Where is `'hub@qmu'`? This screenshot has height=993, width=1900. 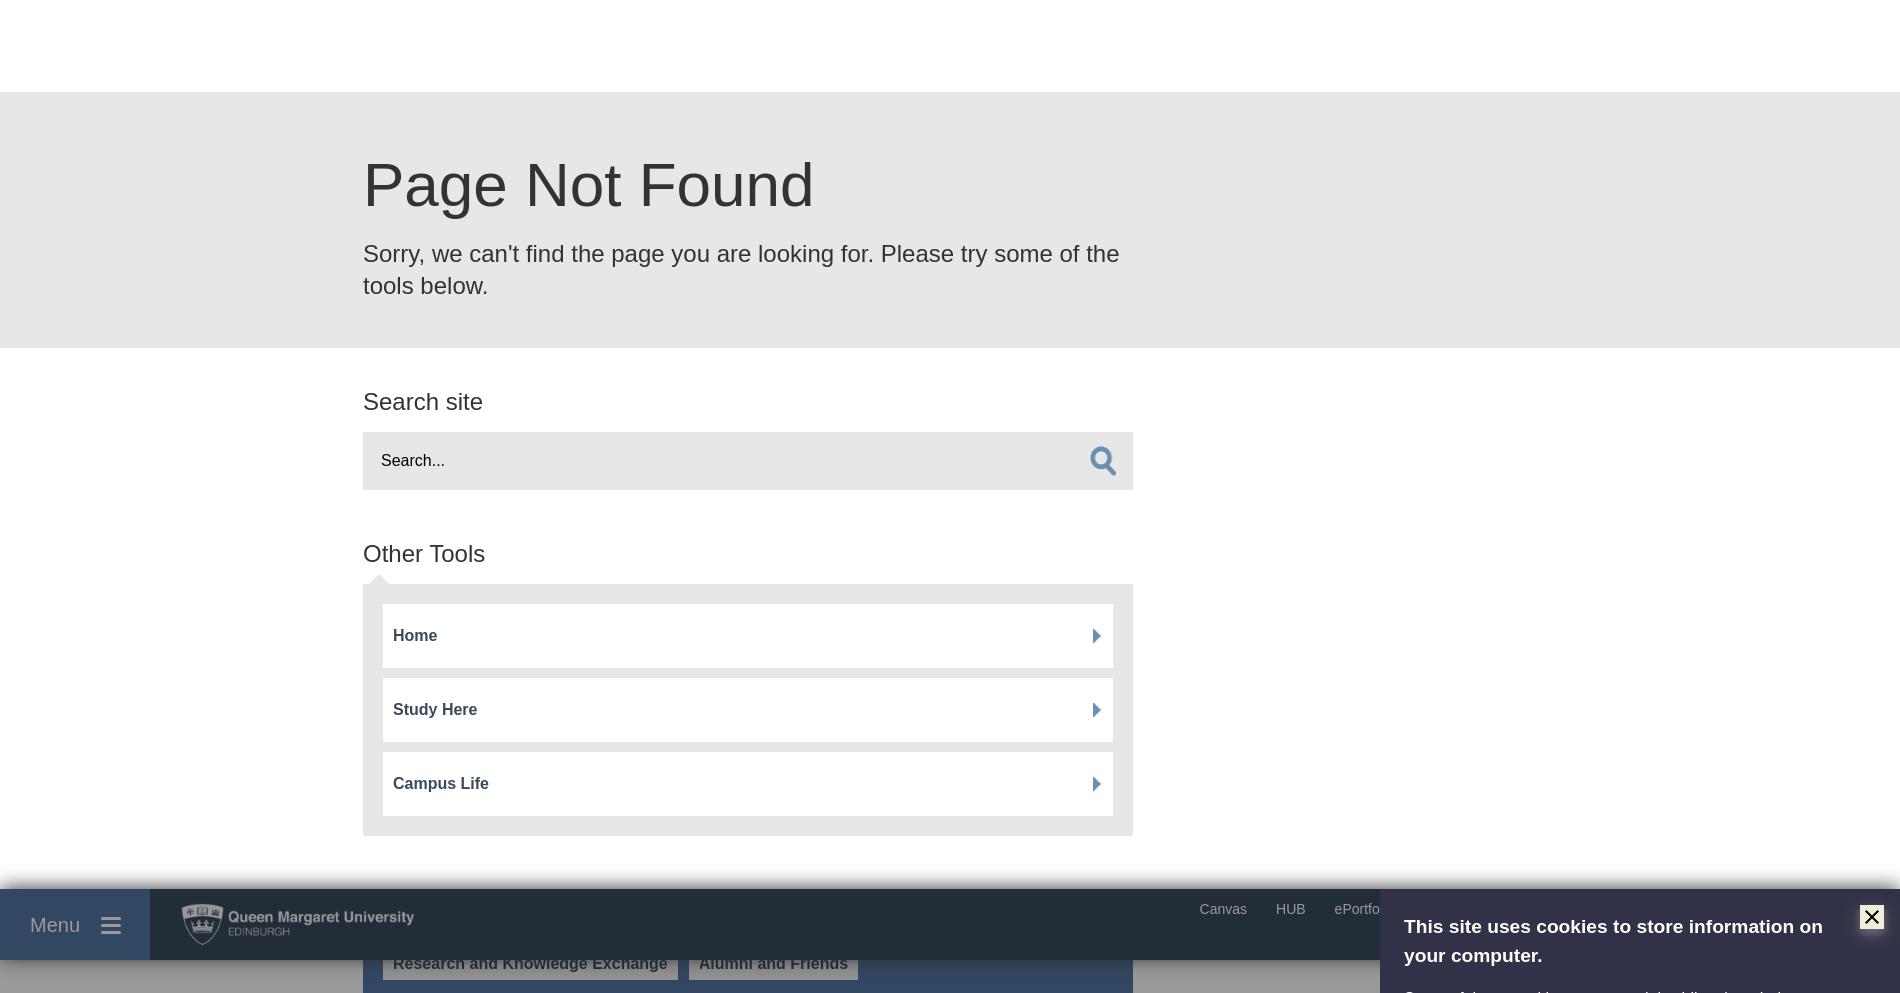 'hub@qmu' is located at coordinates (362, 650).